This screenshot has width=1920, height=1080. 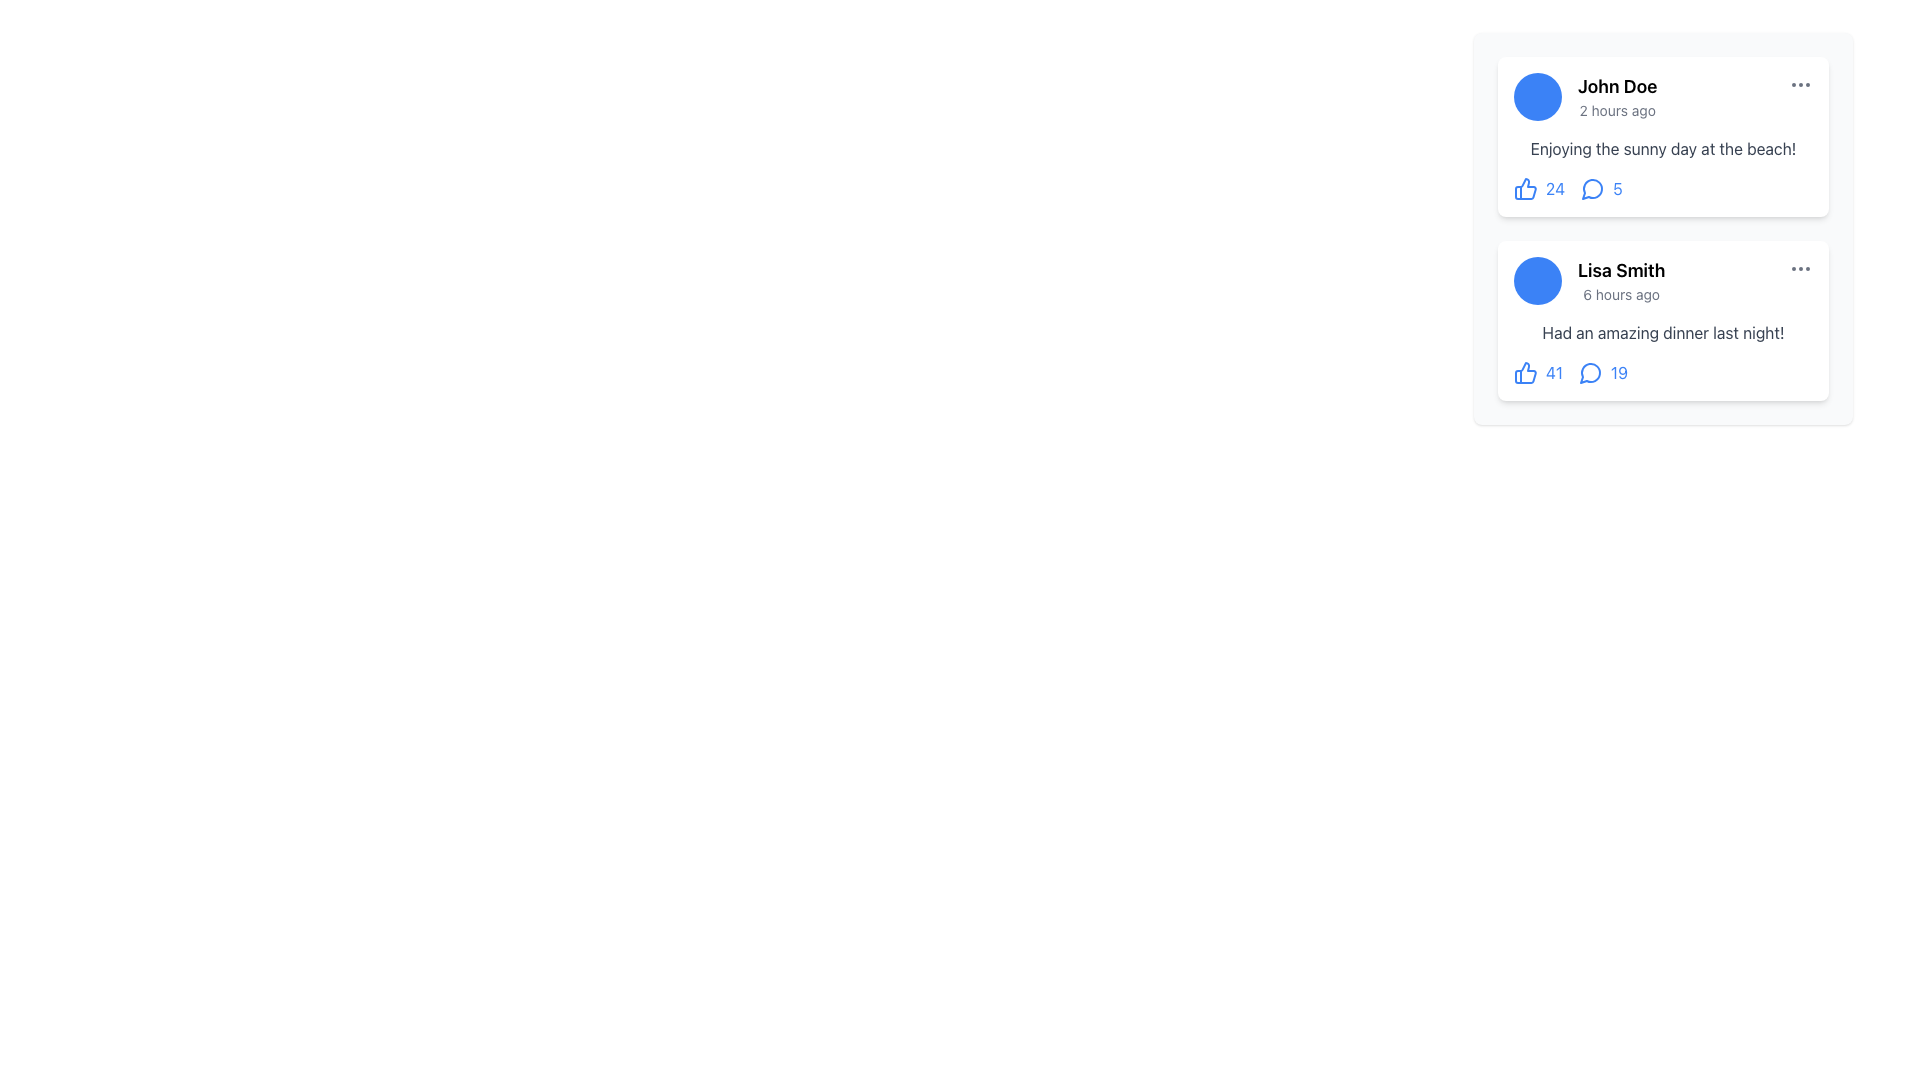 I want to click on the thumbs-up icon, outlined in blue, representing the 'like' feature, located to the left of the numerical count '24' in the top card of two displayed cards, so click(x=1525, y=189).